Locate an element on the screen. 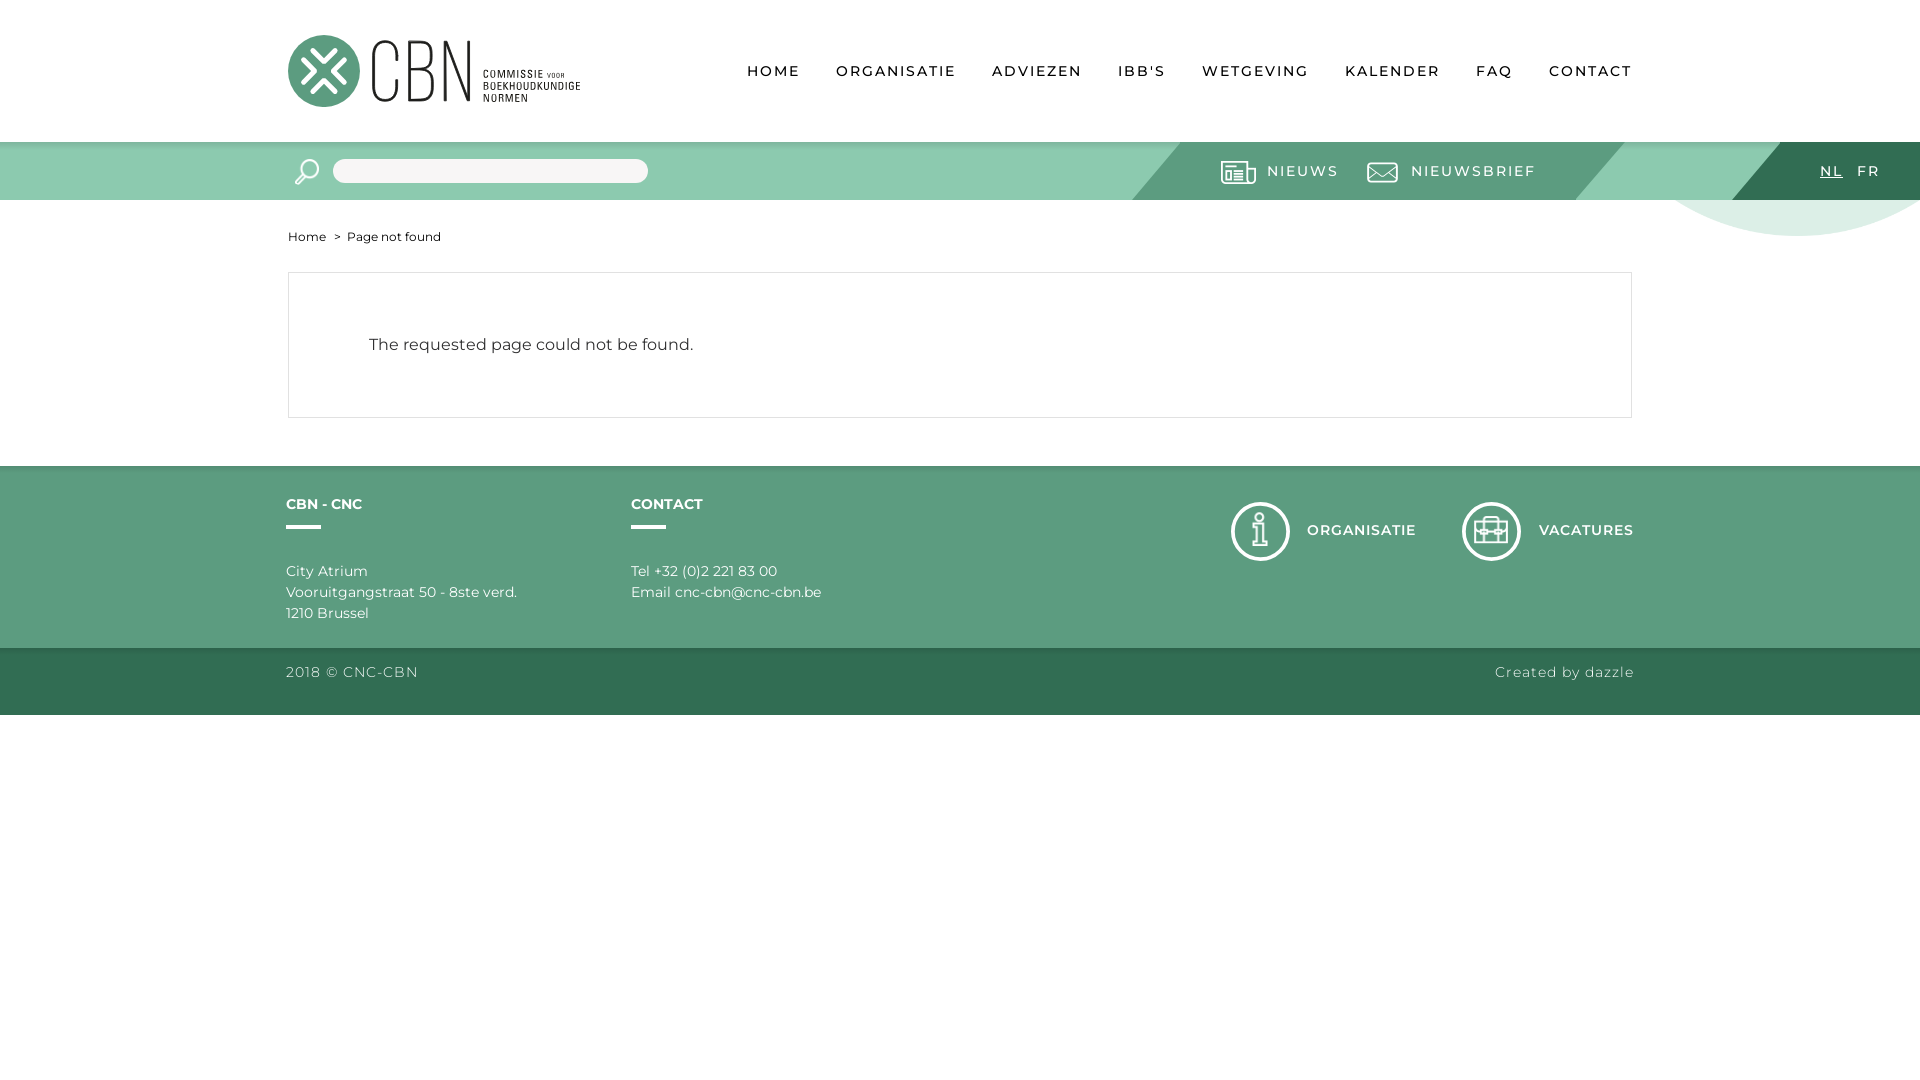  'FR' is located at coordinates (1867, 169).